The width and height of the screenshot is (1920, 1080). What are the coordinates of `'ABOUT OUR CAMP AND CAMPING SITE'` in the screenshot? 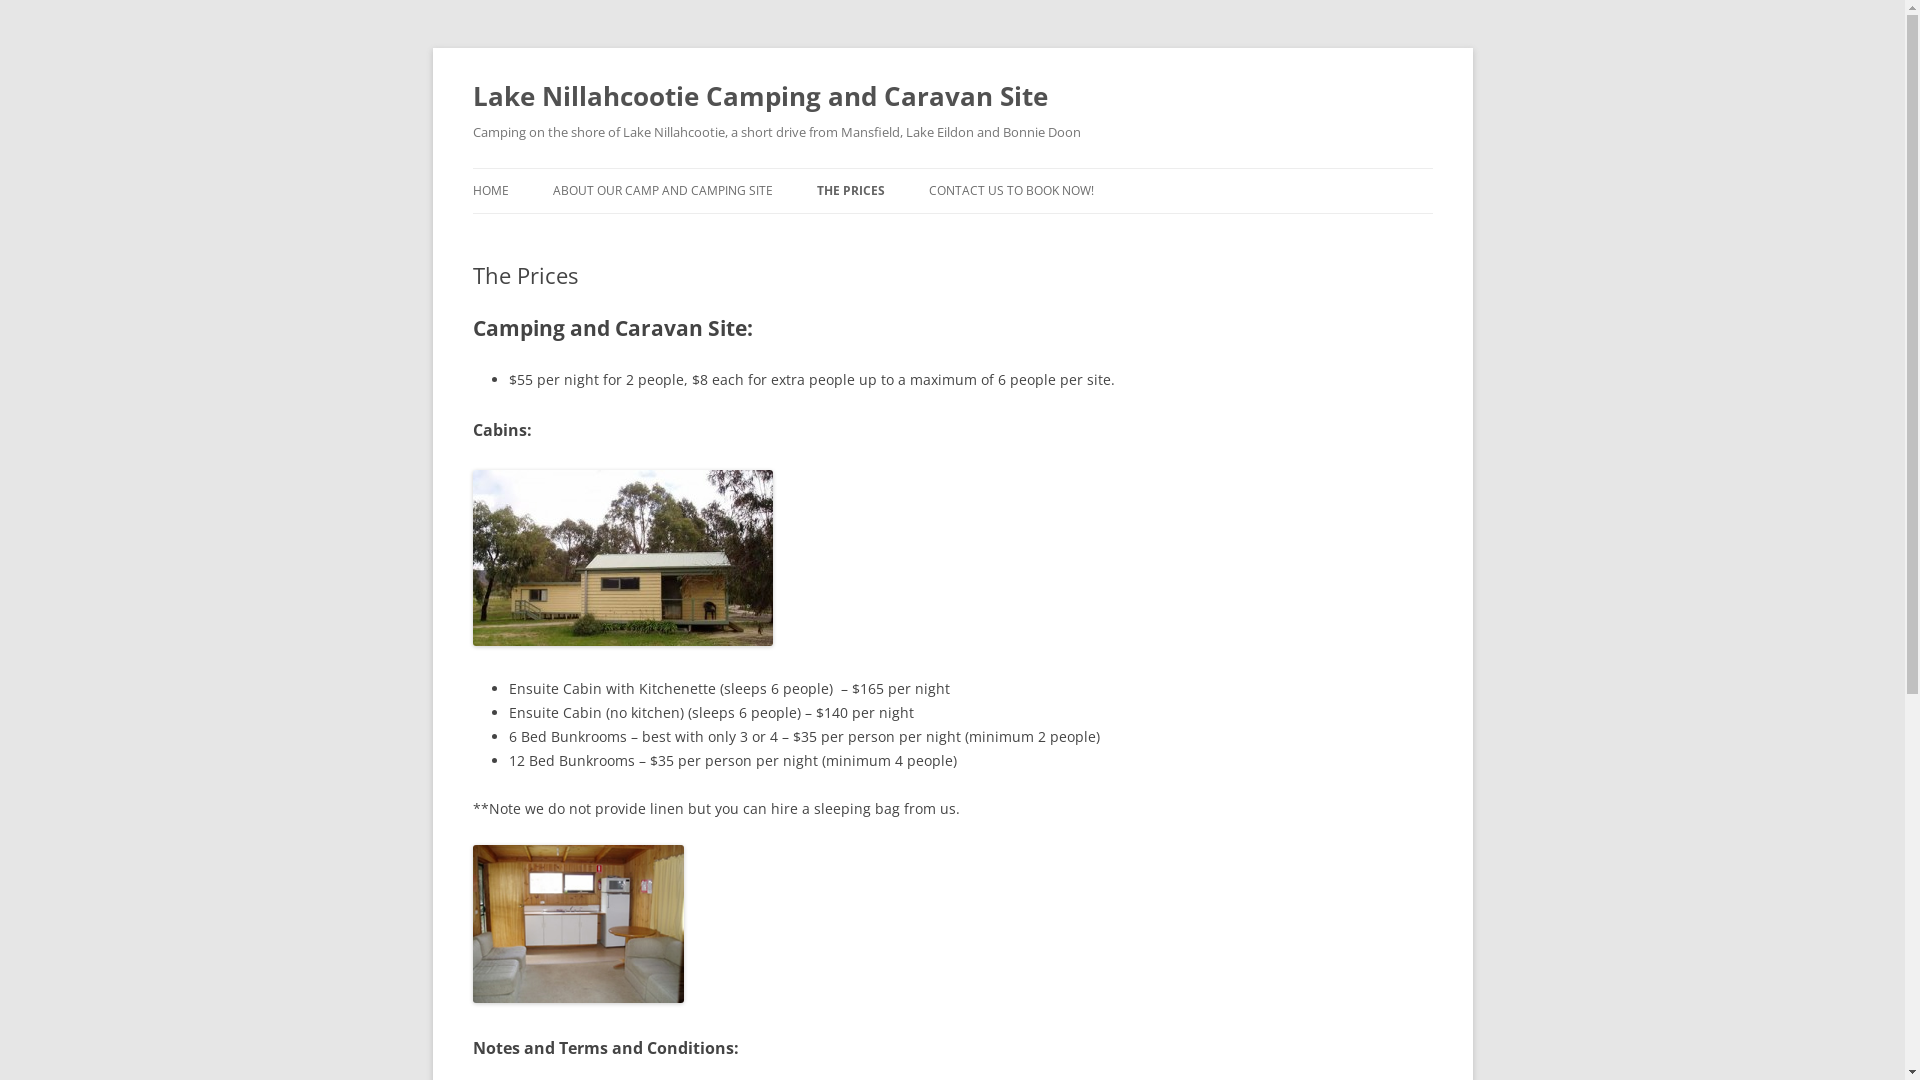 It's located at (662, 191).